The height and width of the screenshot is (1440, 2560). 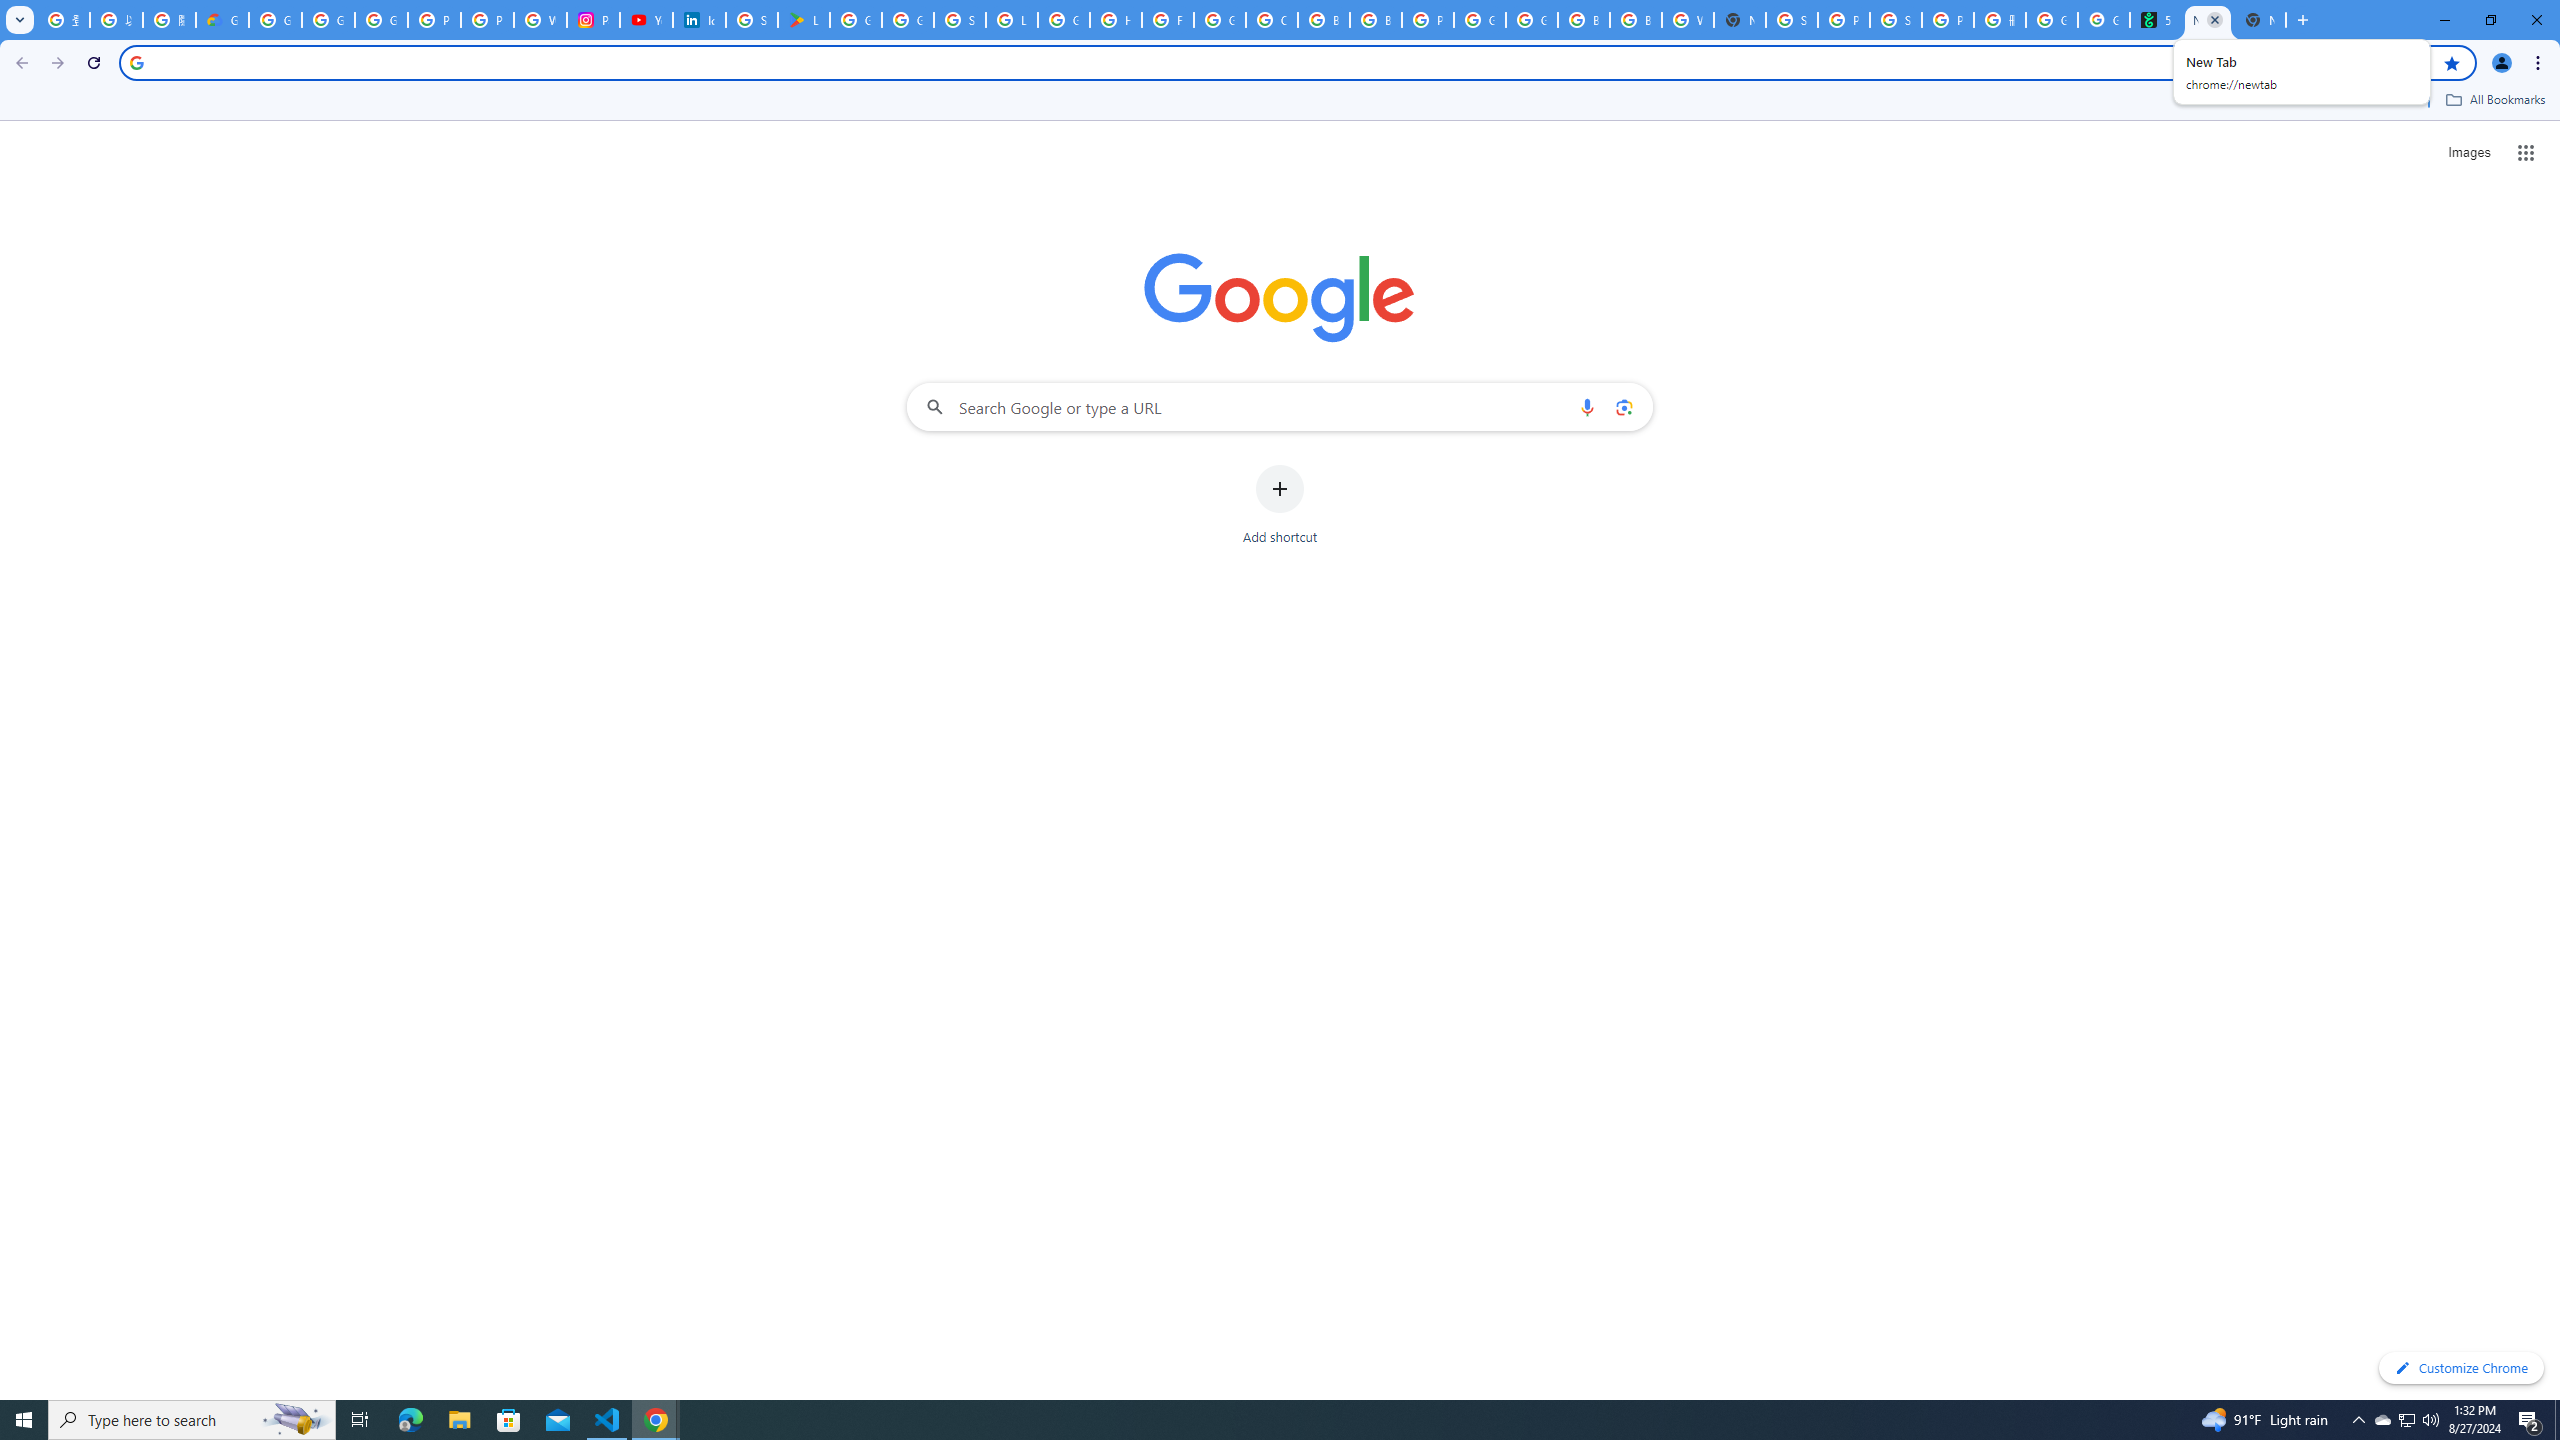 I want to click on 'YouTube Culture & Trends - On The Rise: Handcam Videos', so click(x=645, y=19).